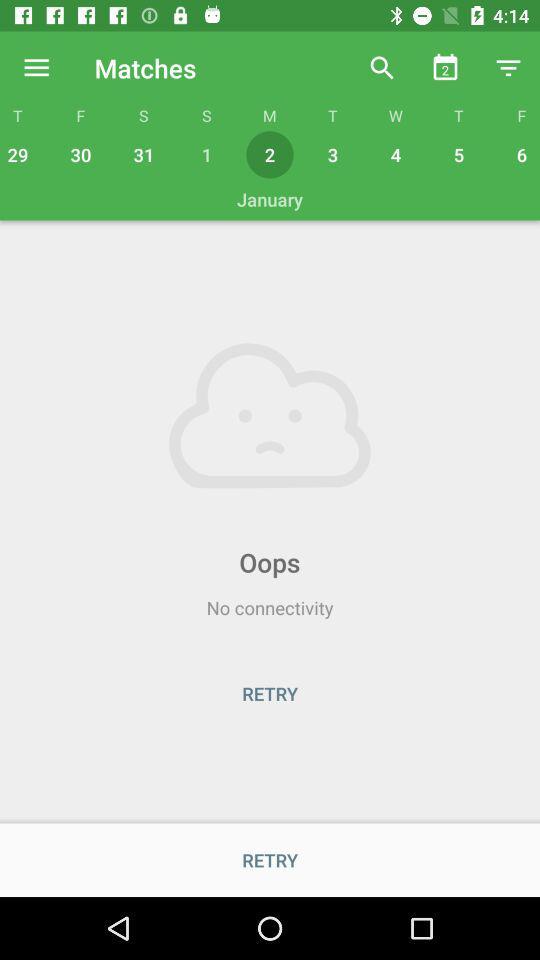 This screenshot has width=540, height=960. I want to click on item next to t icon, so click(382, 68).